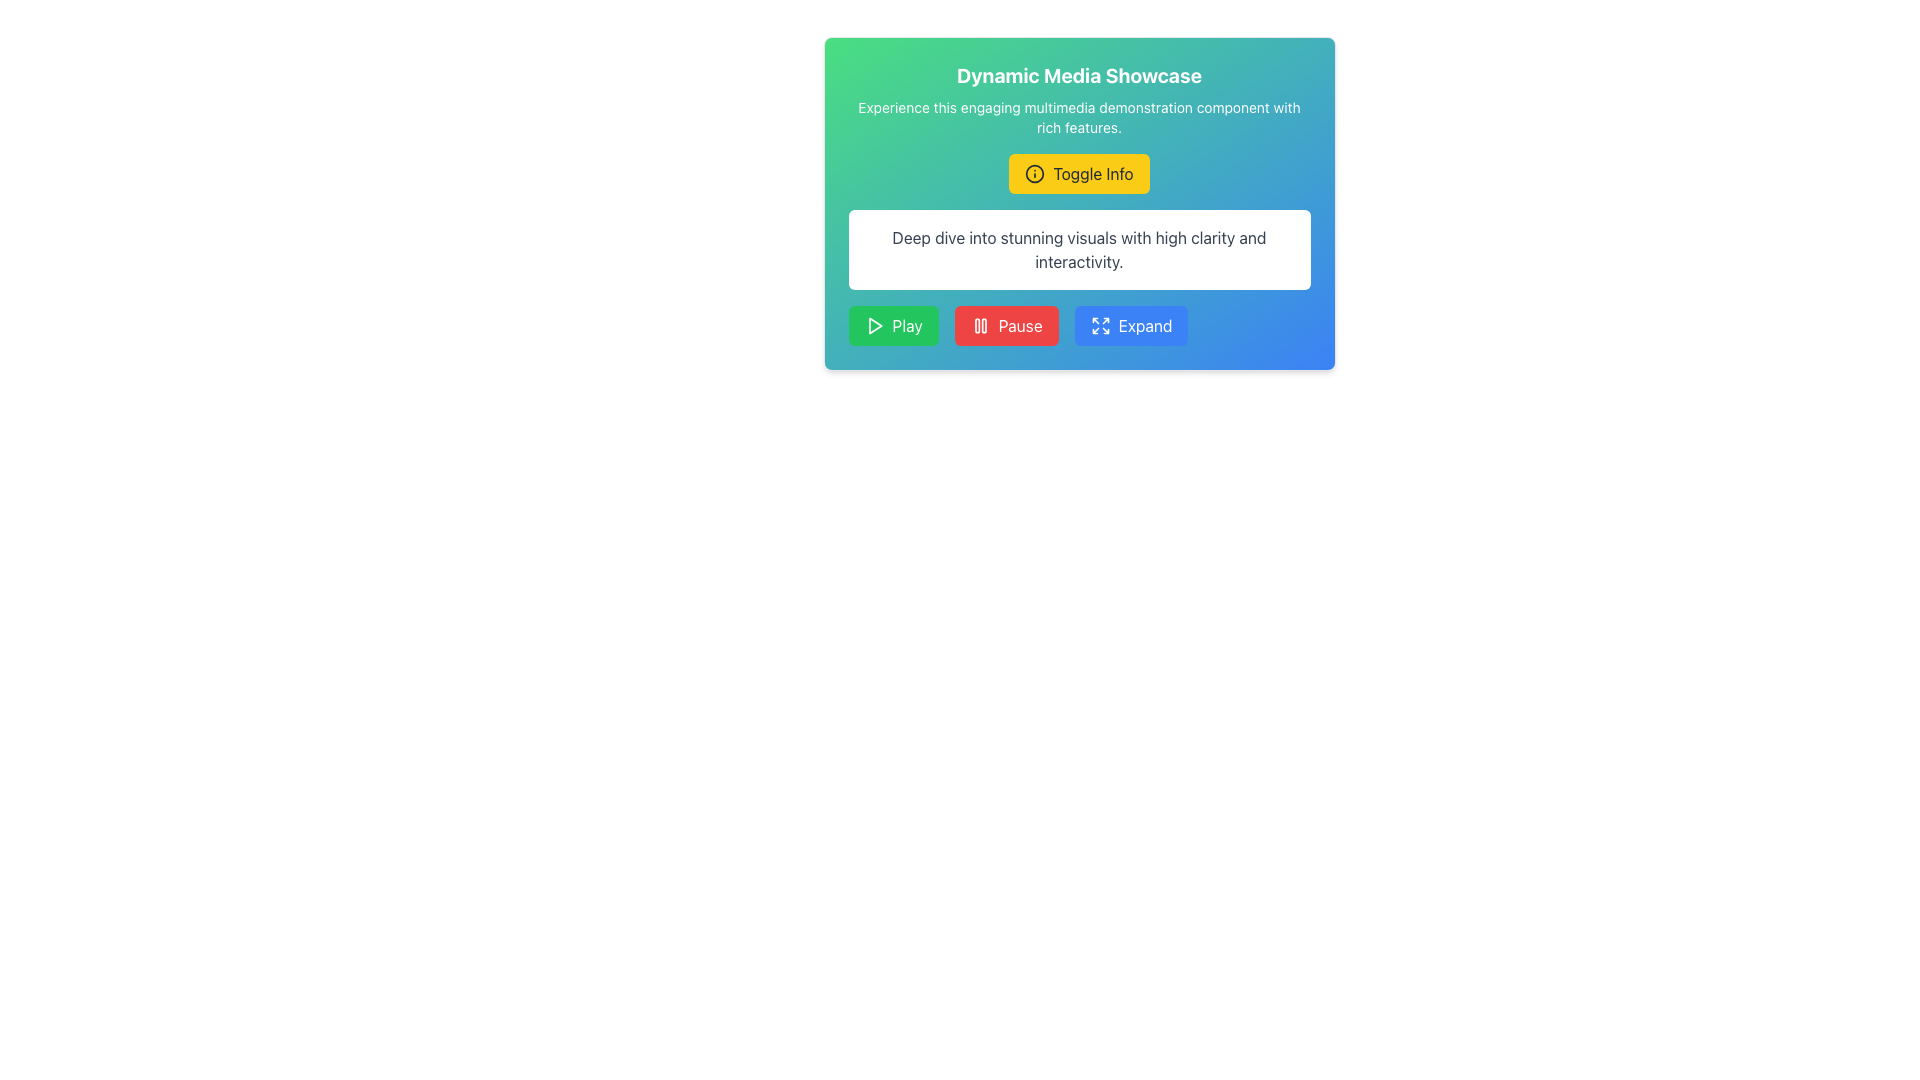 The width and height of the screenshot is (1920, 1080). Describe the element at coordinates (1078, 75) in the screenshot. I see `text displayed in the title or header section, which is positioned above the subtitle 'Experience this engaging multimedia demonstration component with rich features.'` at that location.